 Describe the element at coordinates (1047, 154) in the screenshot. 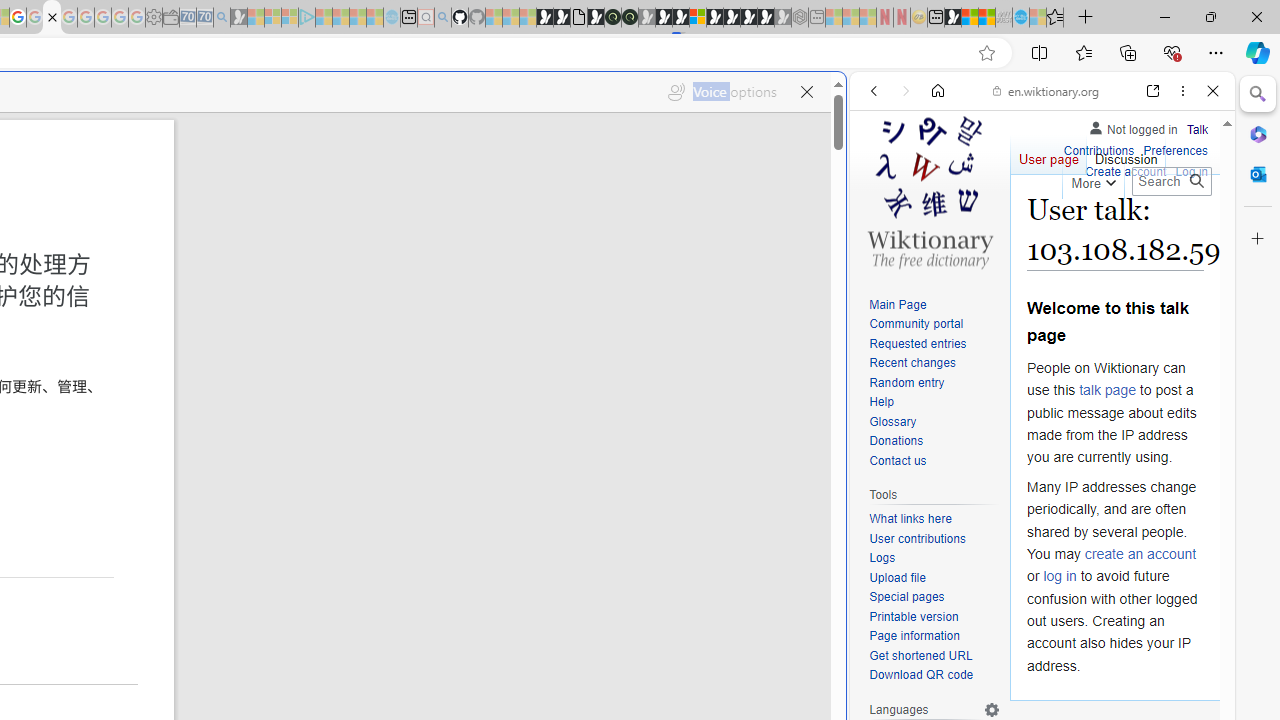

I see `'User page'` at that location.